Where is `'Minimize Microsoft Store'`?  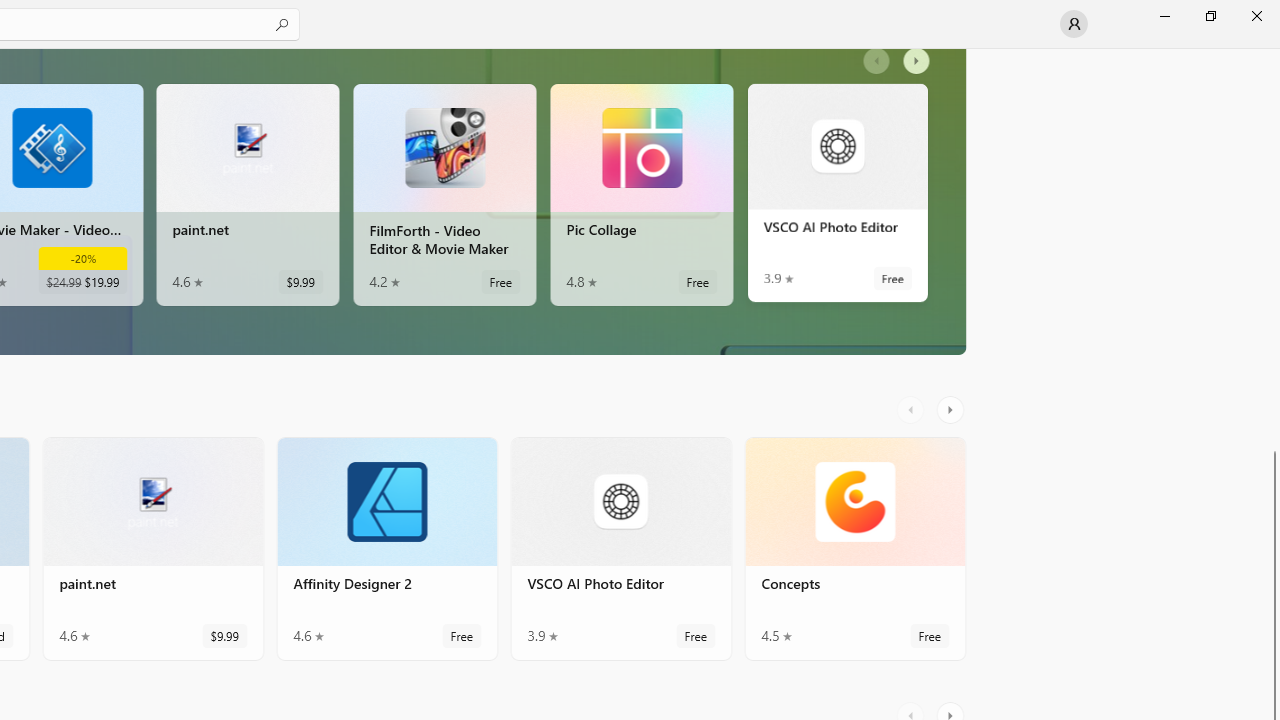
'Minimize Microsoft Store' is located at coordinates (1164, 15).